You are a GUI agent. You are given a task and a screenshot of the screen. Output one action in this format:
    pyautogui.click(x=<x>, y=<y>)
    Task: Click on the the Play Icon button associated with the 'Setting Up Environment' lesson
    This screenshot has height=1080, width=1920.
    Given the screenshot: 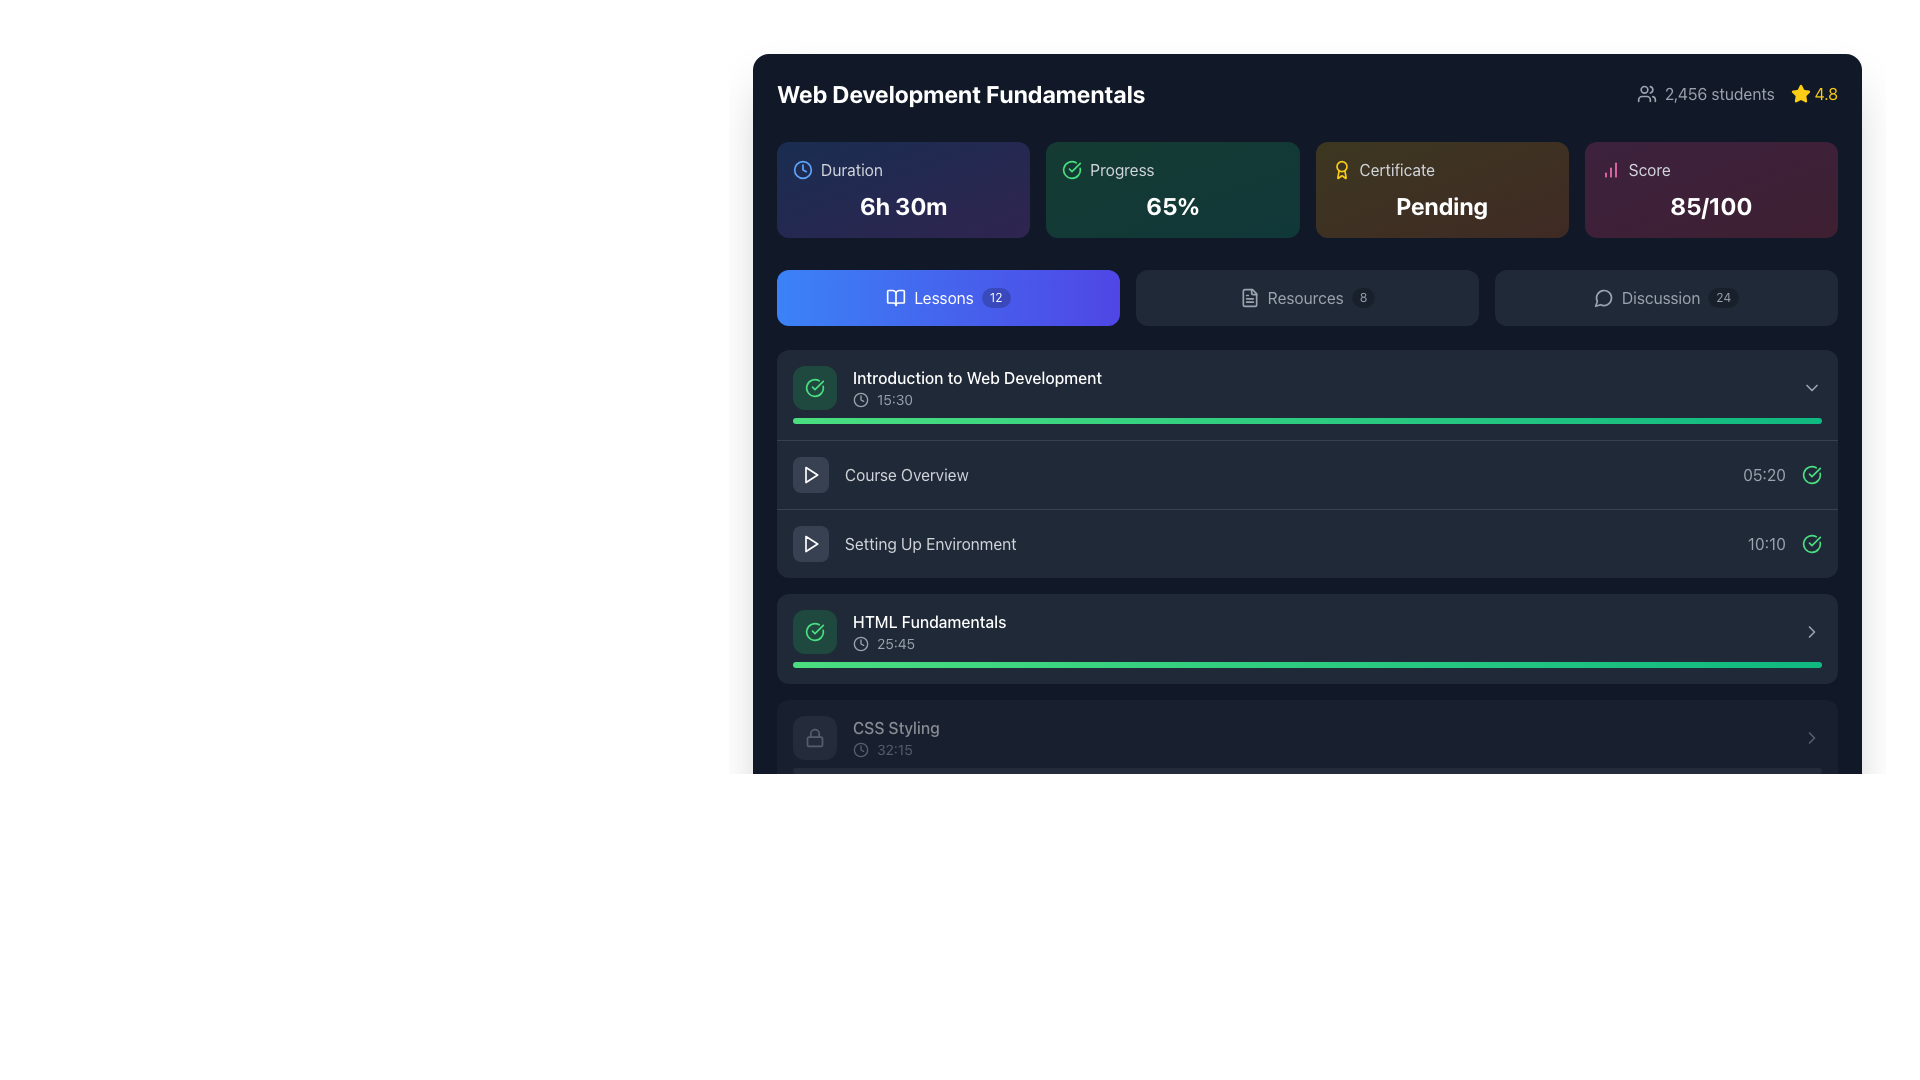 What is the action you would take?
    pyautogui.click(x=811, y=543)
    